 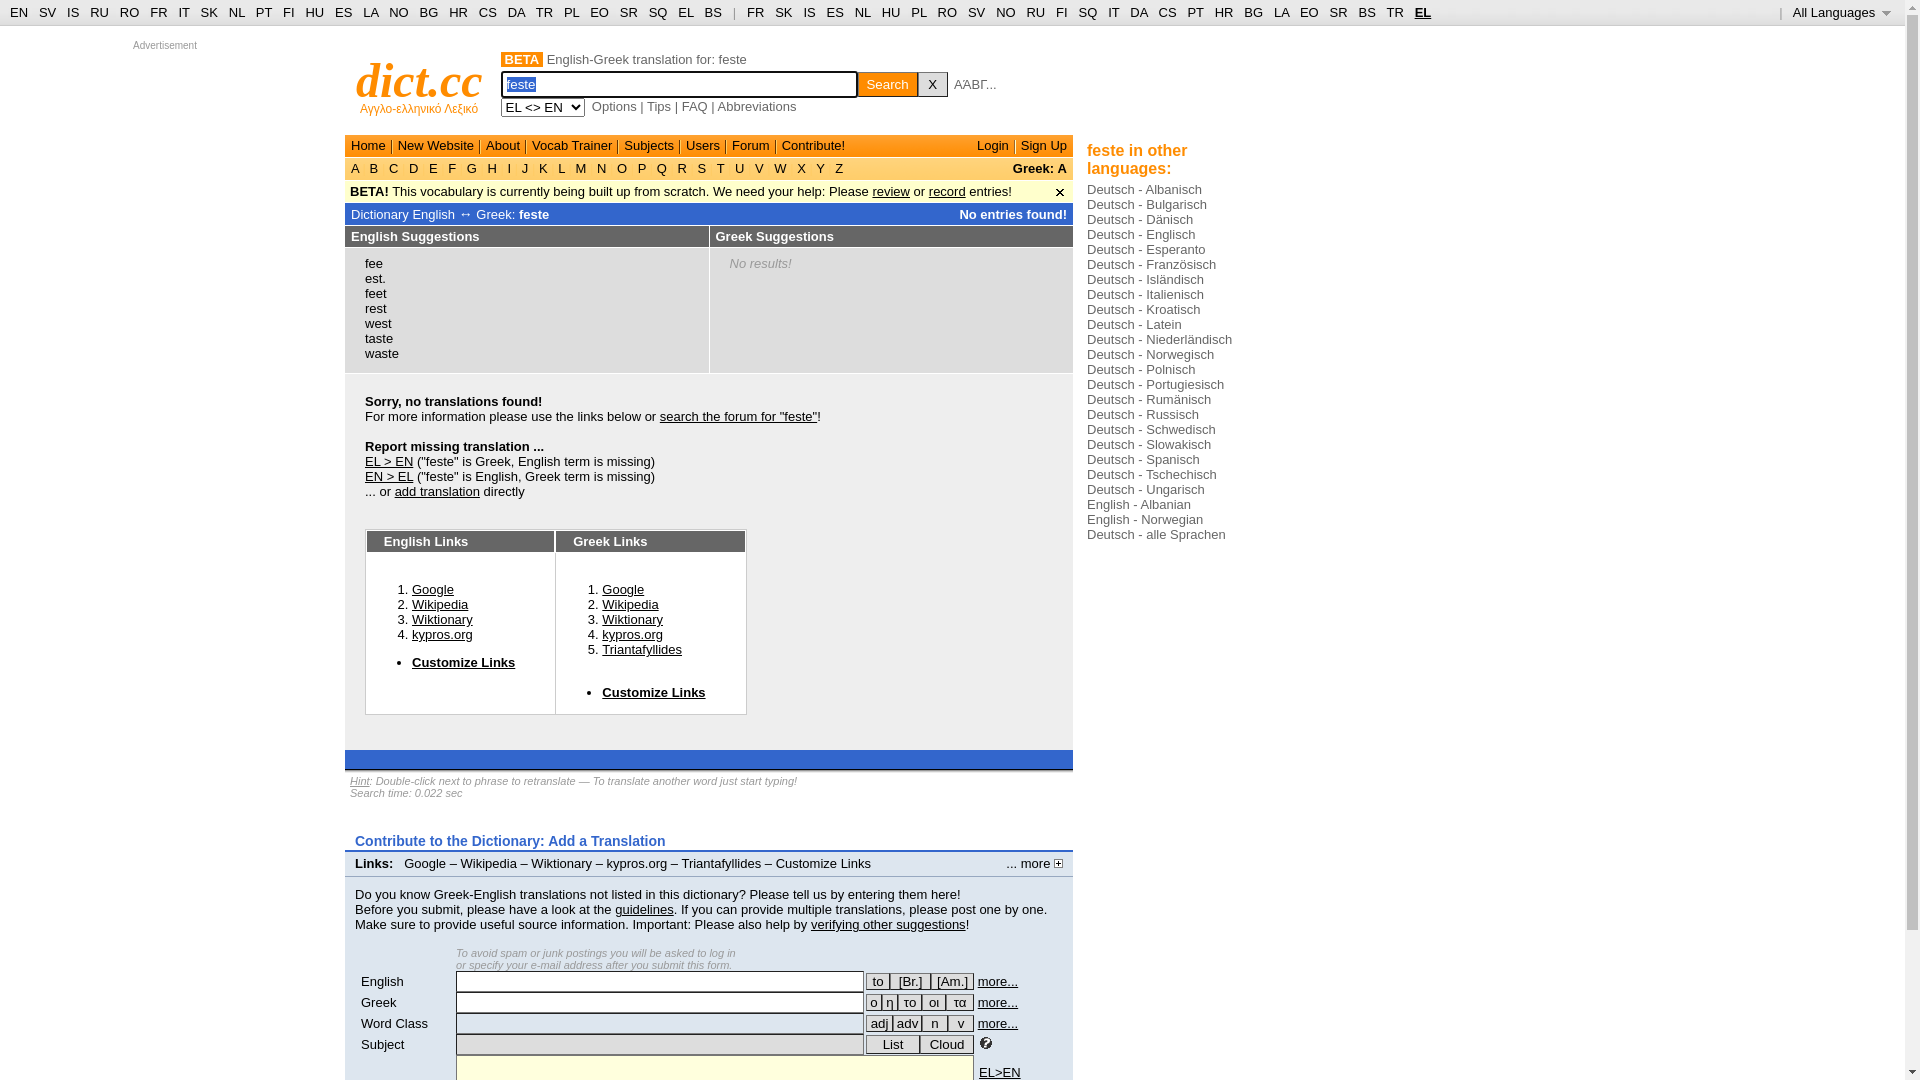 I want to click on 'U', so click(x=738, y=167).